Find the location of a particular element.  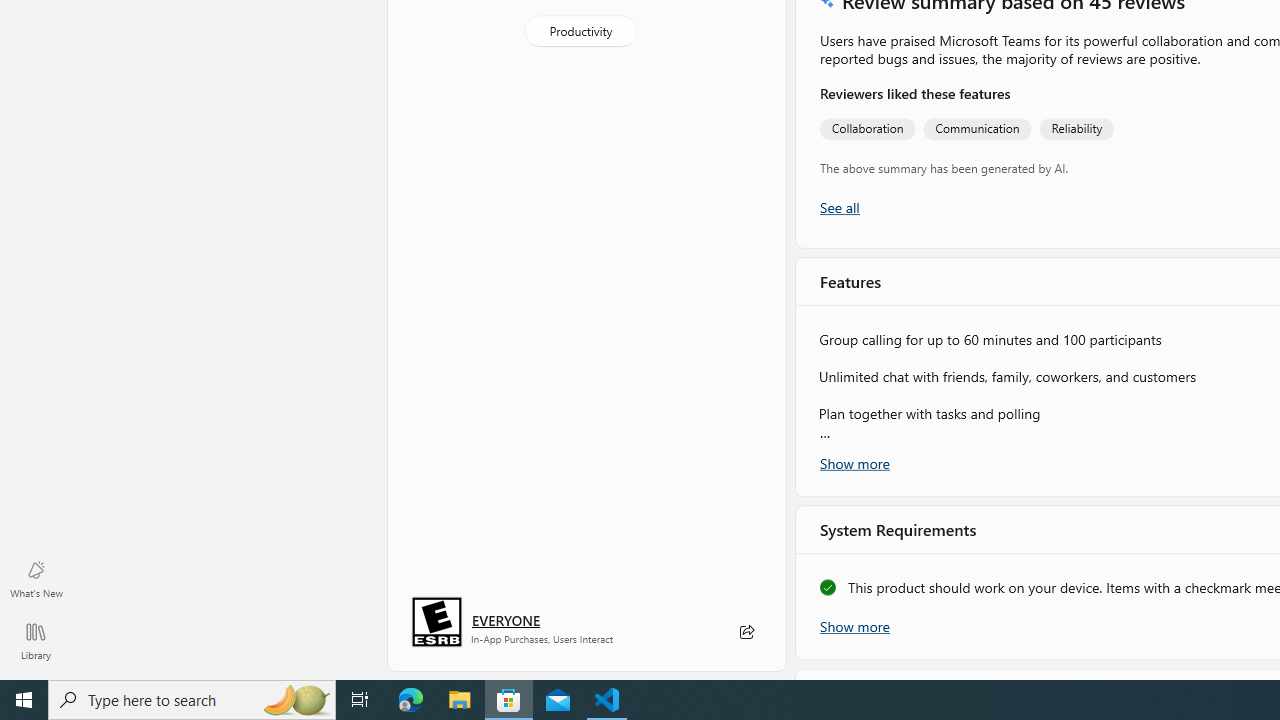

'What' is located at coordinates (35, 578).